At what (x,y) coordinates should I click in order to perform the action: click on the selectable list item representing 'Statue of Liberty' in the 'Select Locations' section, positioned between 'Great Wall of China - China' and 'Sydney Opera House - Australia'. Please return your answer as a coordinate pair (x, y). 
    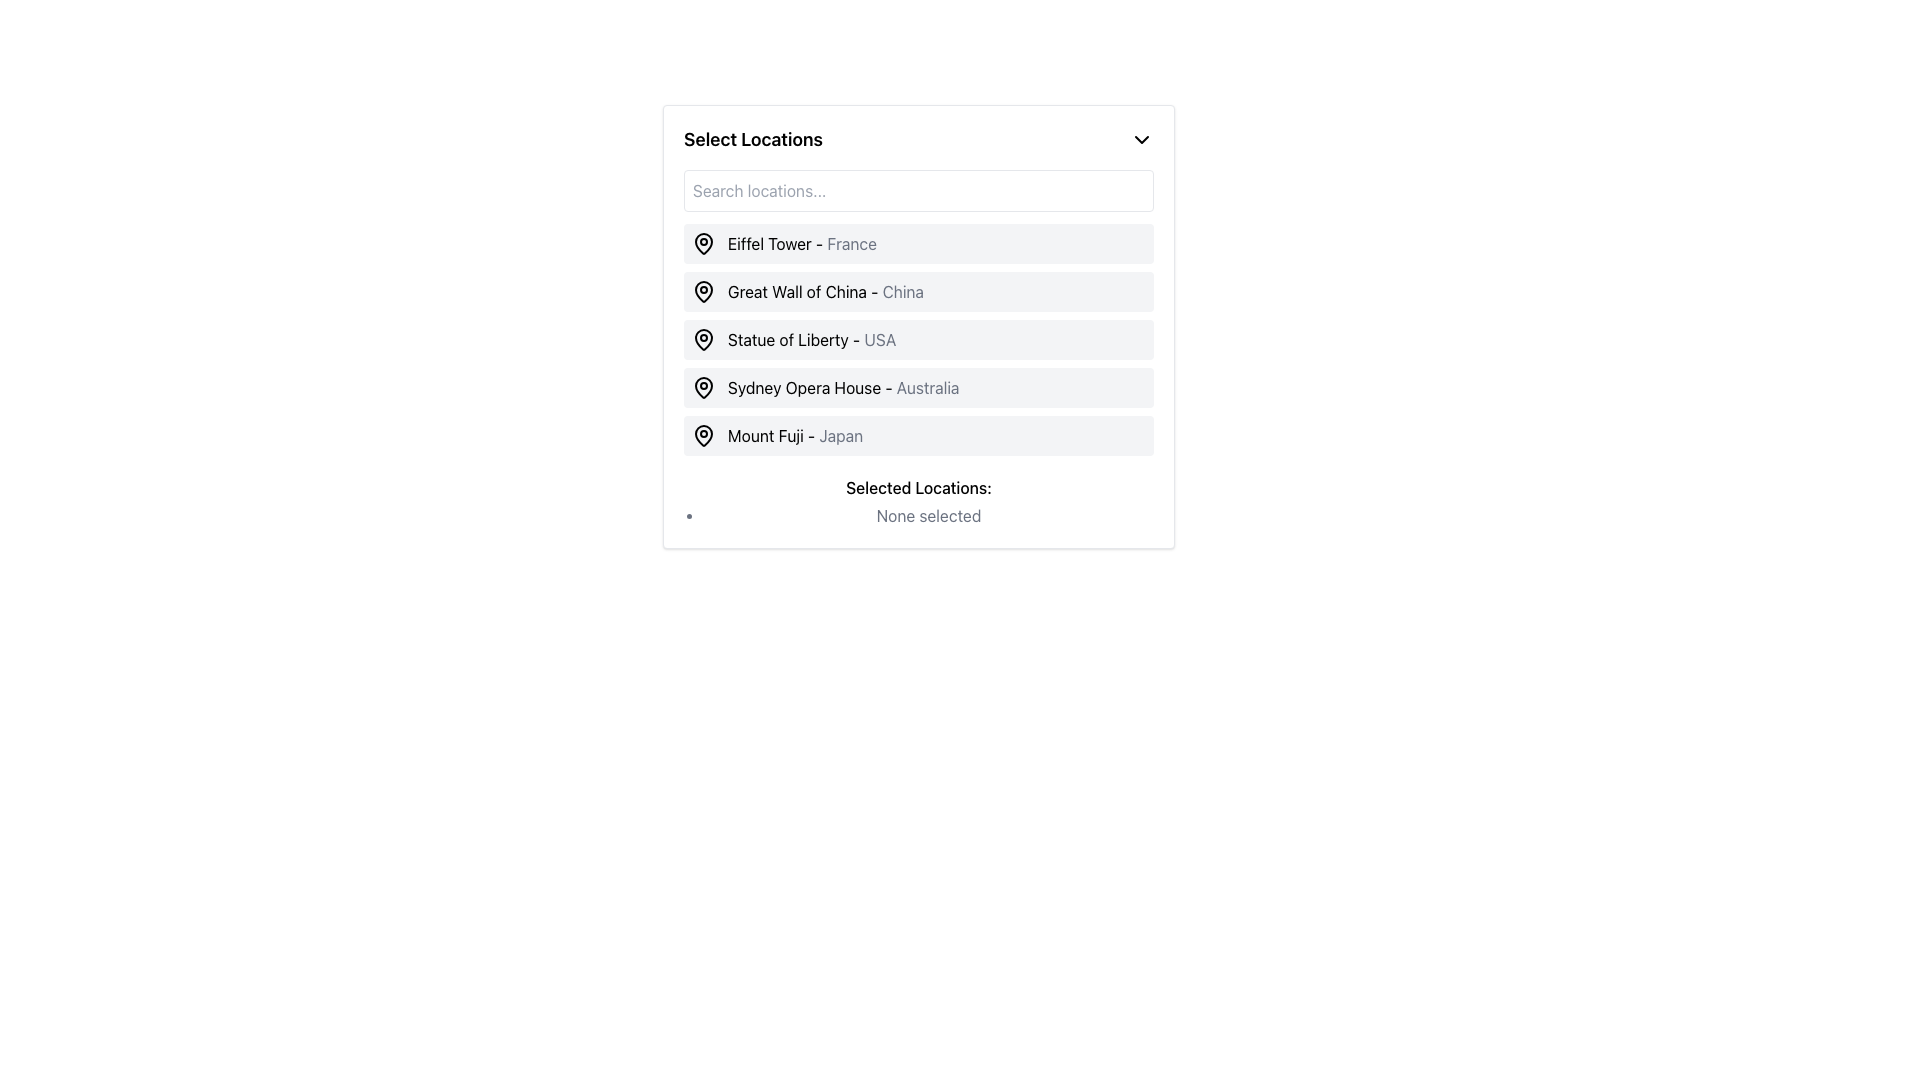
    Looking at the image, I should click on (917, 338).